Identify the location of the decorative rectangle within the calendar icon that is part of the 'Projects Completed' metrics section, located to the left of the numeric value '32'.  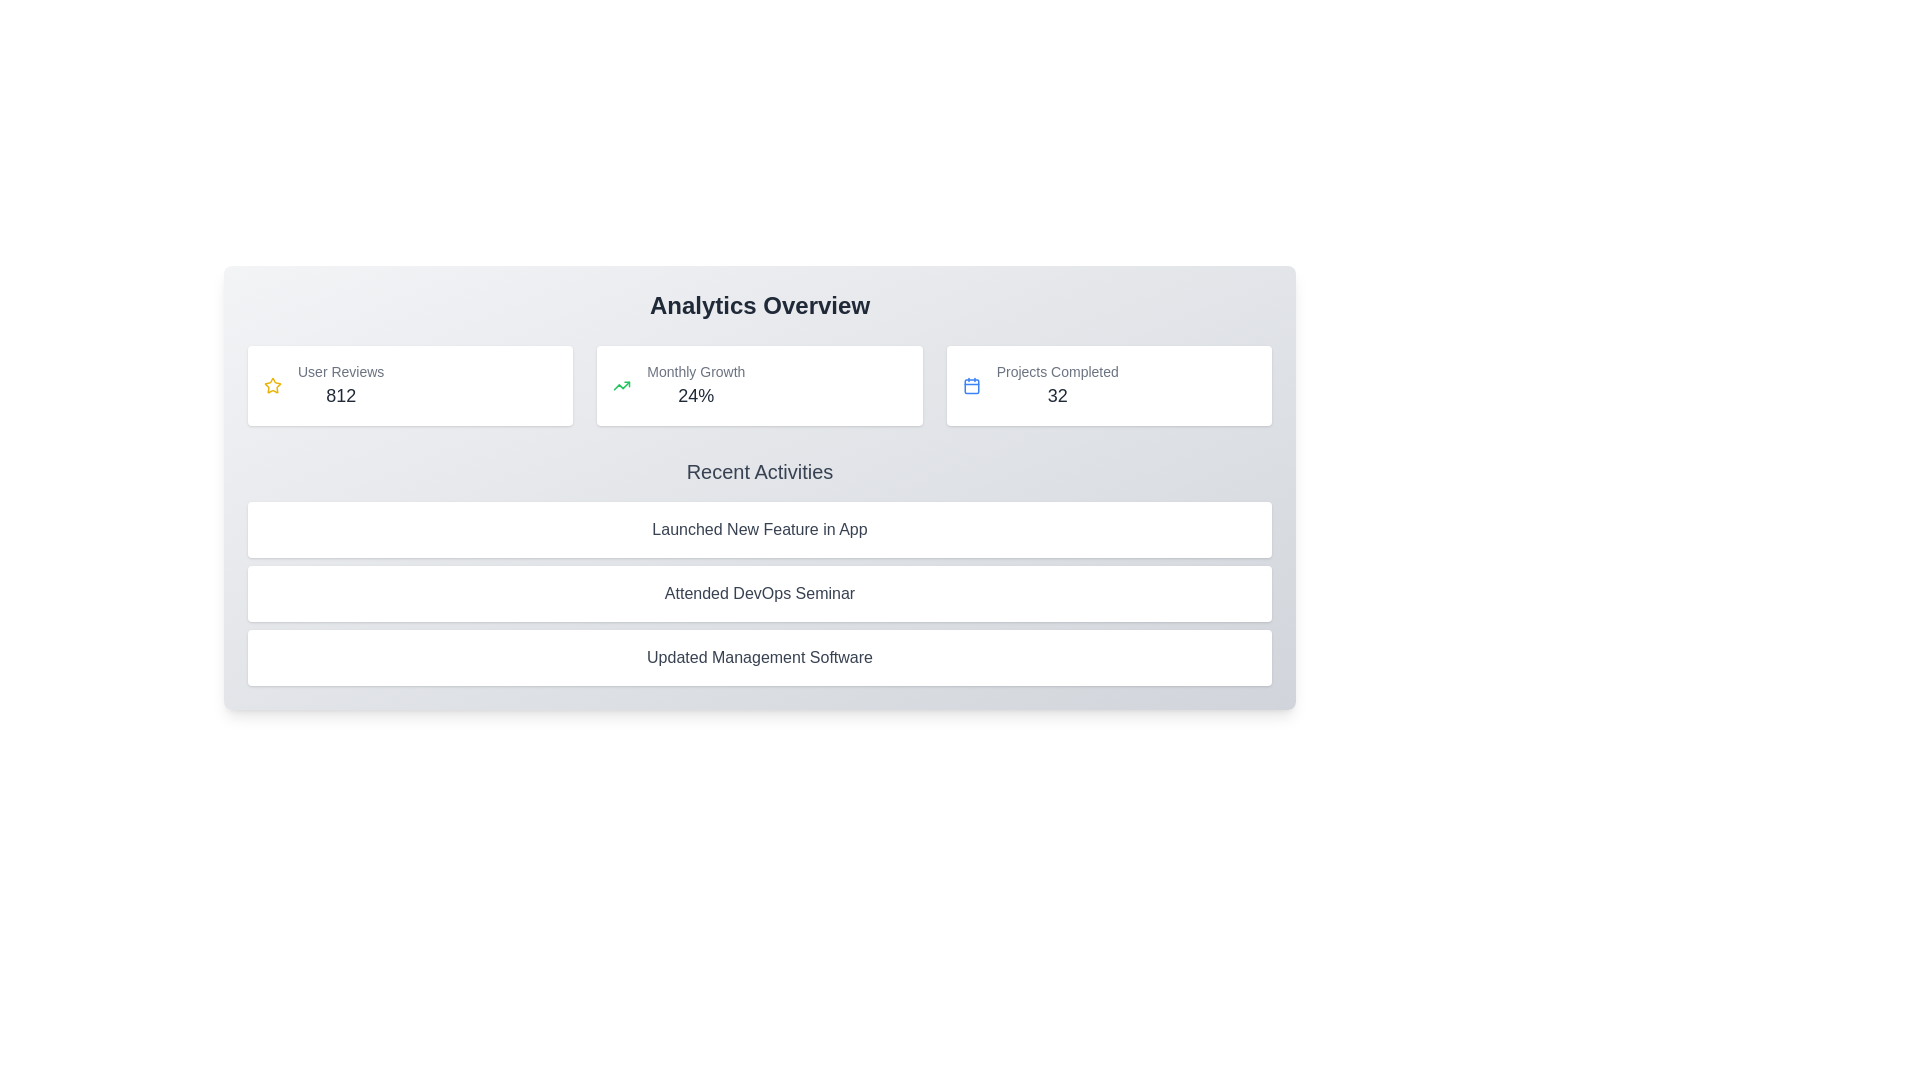
(971, 386).